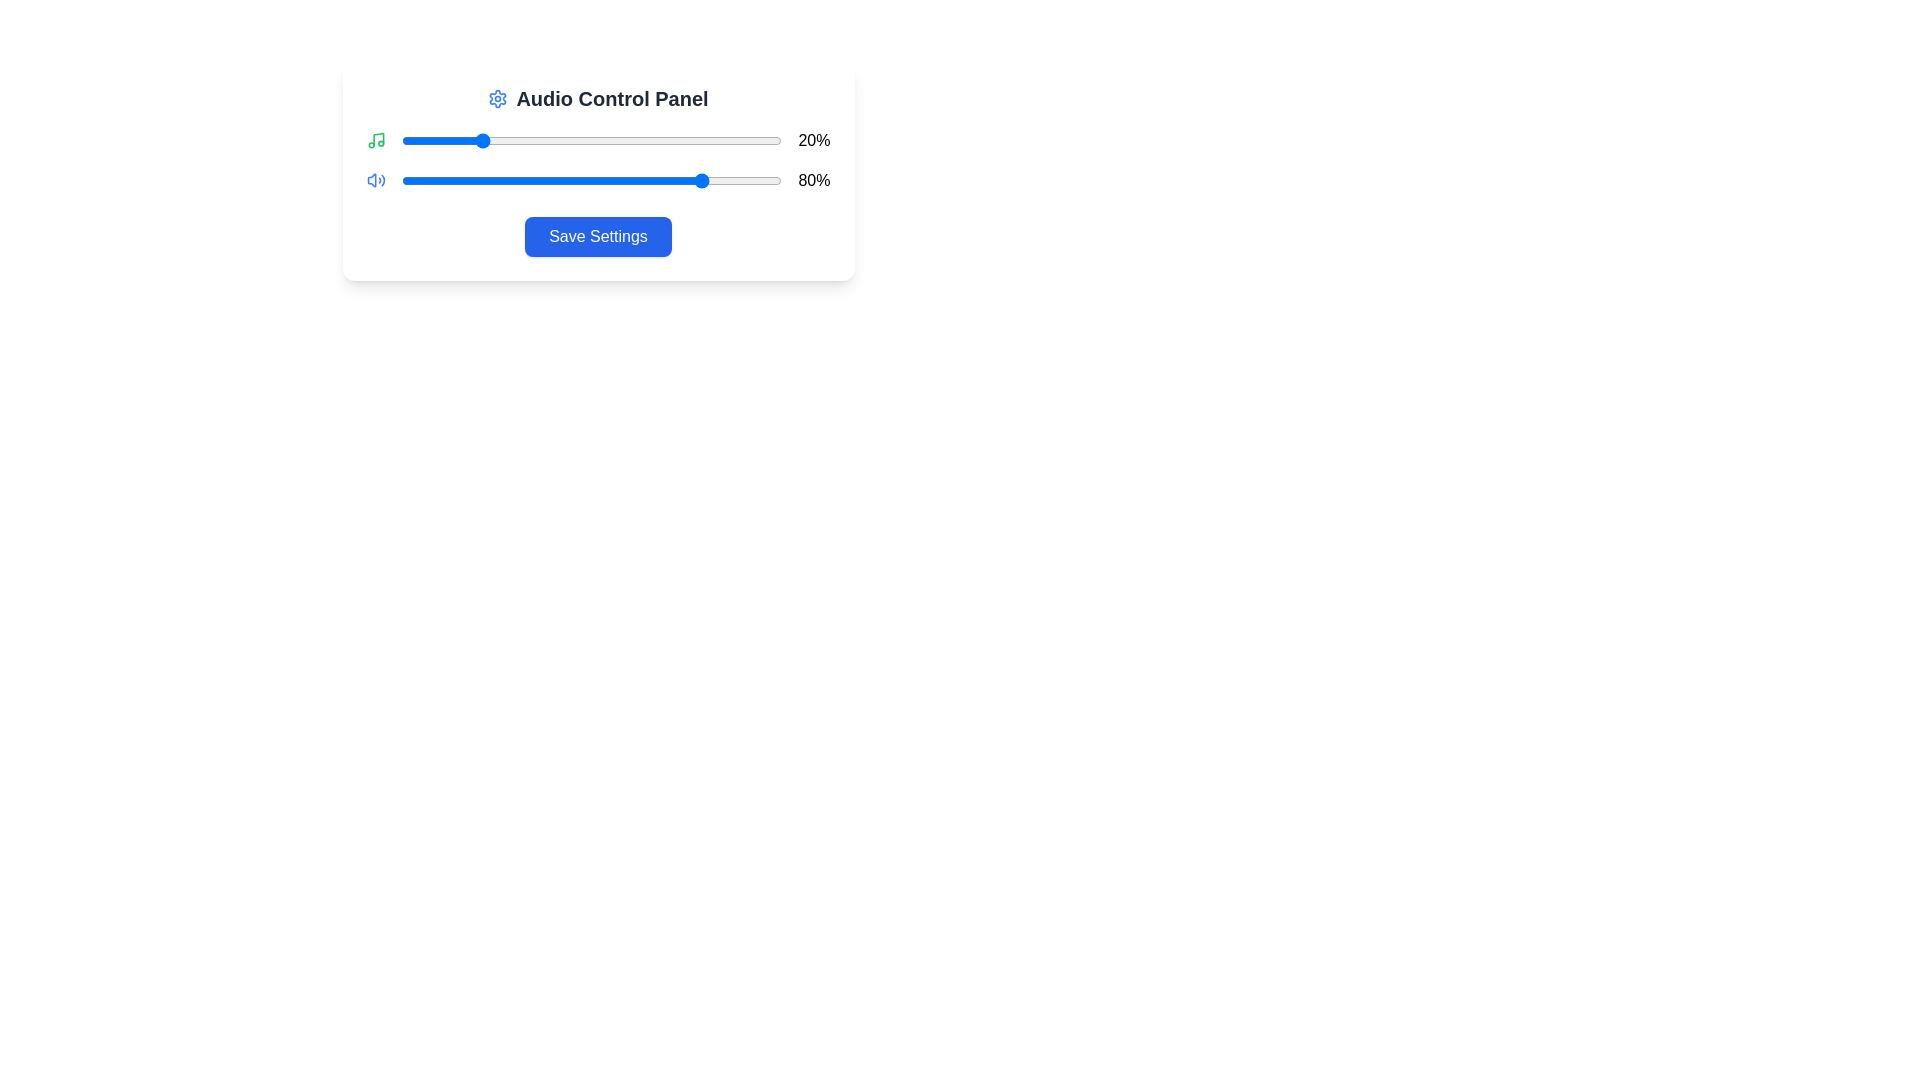 Image resolution: width=1920 pixels, height=1080 pixels. I want to click on the second volume slider to 96%, so click(766, 181).